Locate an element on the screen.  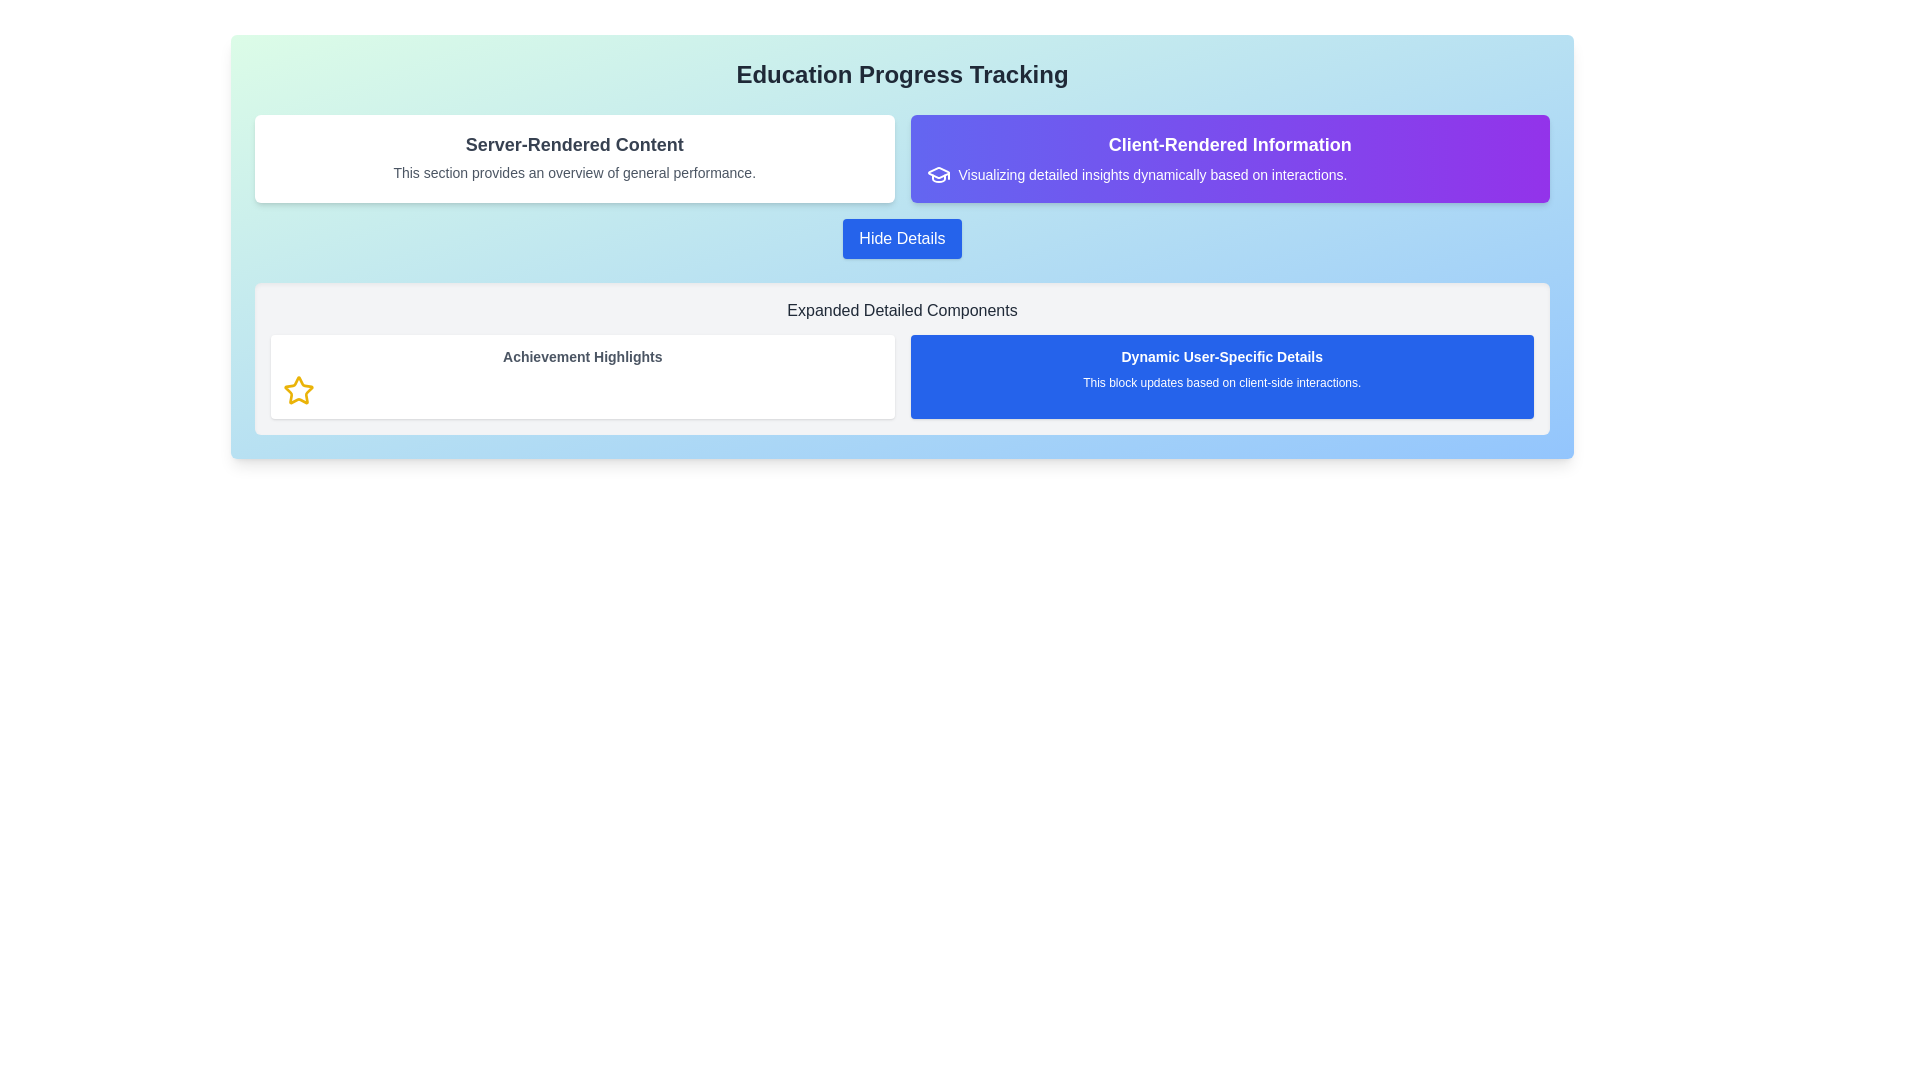
text snippet that says 'Visualizing detailed insights dynamically based on interactions.' located on the right side of the purple box titled 'Client-Rendered Information.' is located at coordinates (1152, 173).